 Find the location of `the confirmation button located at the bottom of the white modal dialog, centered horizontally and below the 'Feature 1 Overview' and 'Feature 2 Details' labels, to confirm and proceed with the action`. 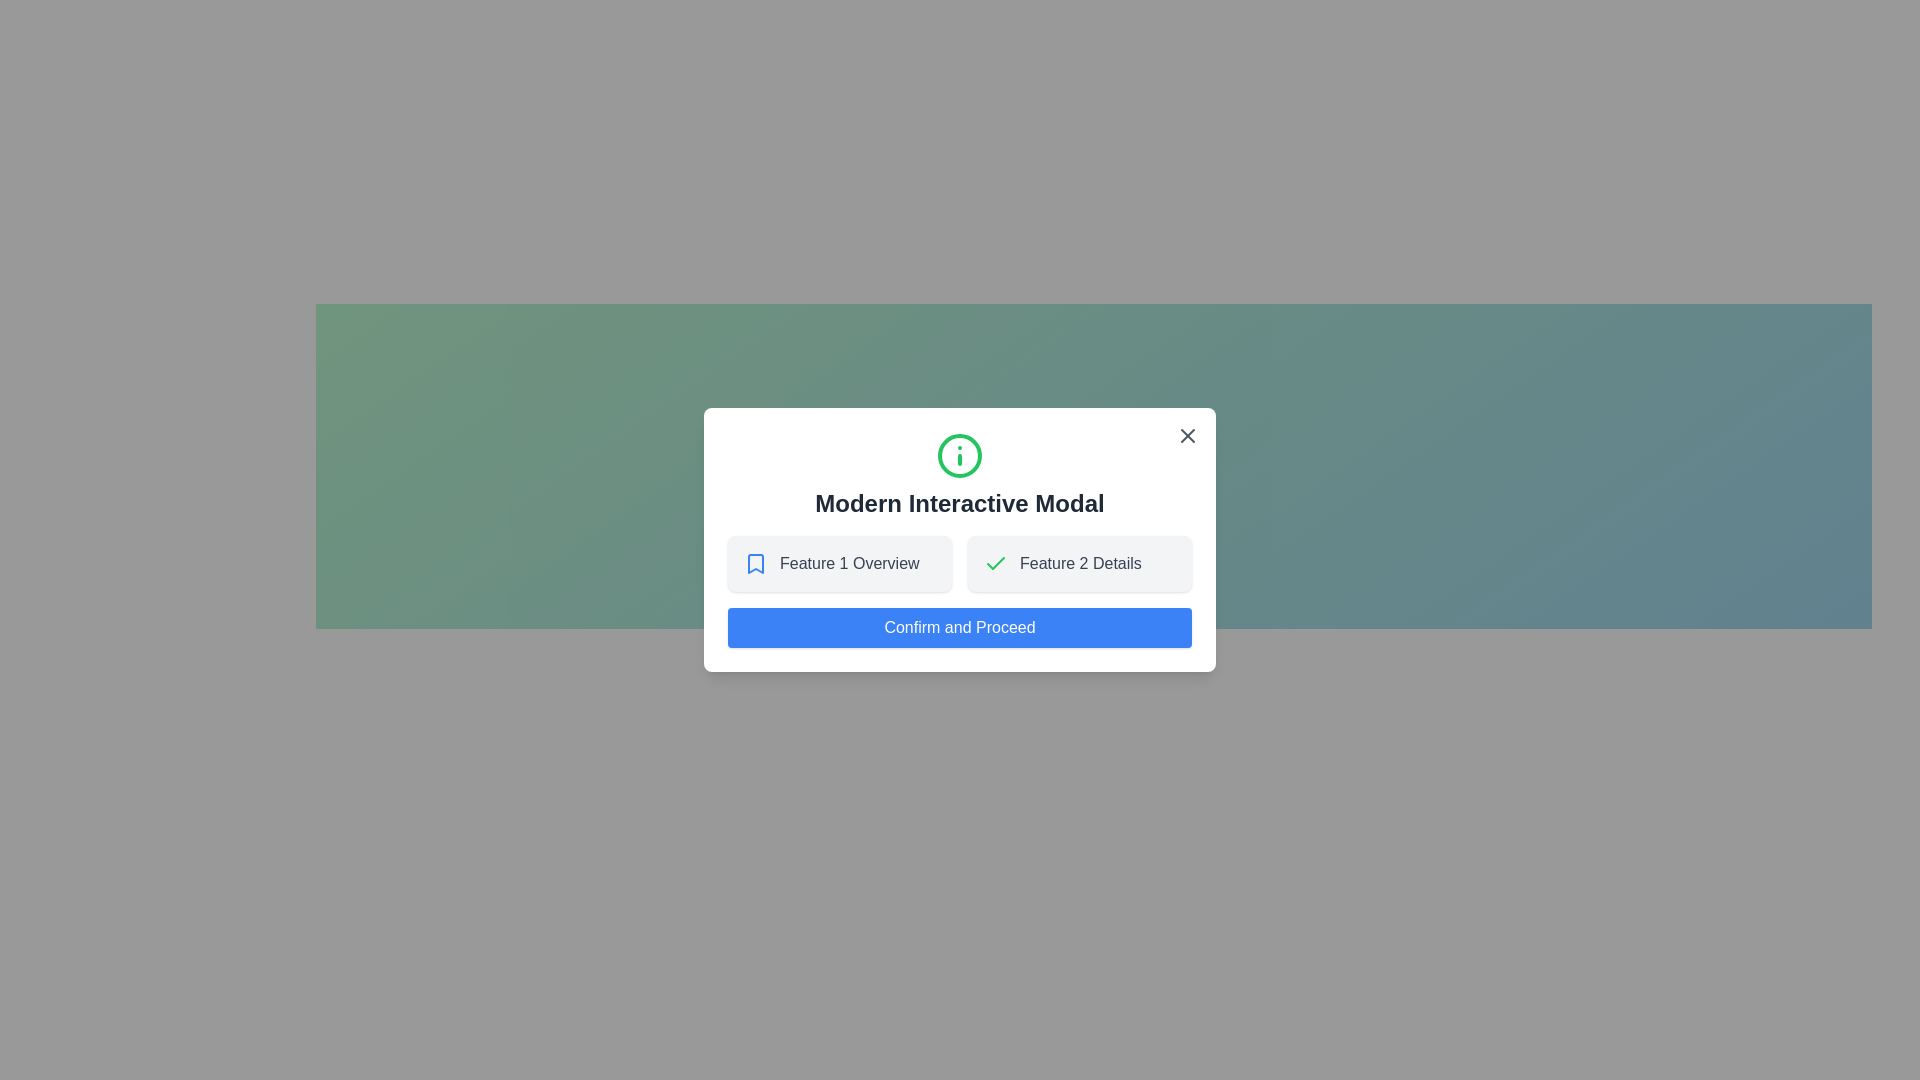

the confirmation button located at the bottom of the white modal dialog, centered horizontally and below the 'Feature 1 Overview' and 'Feature 2 Details' labels, to confirm and proceed with the action is located at coordinates (960, 627).